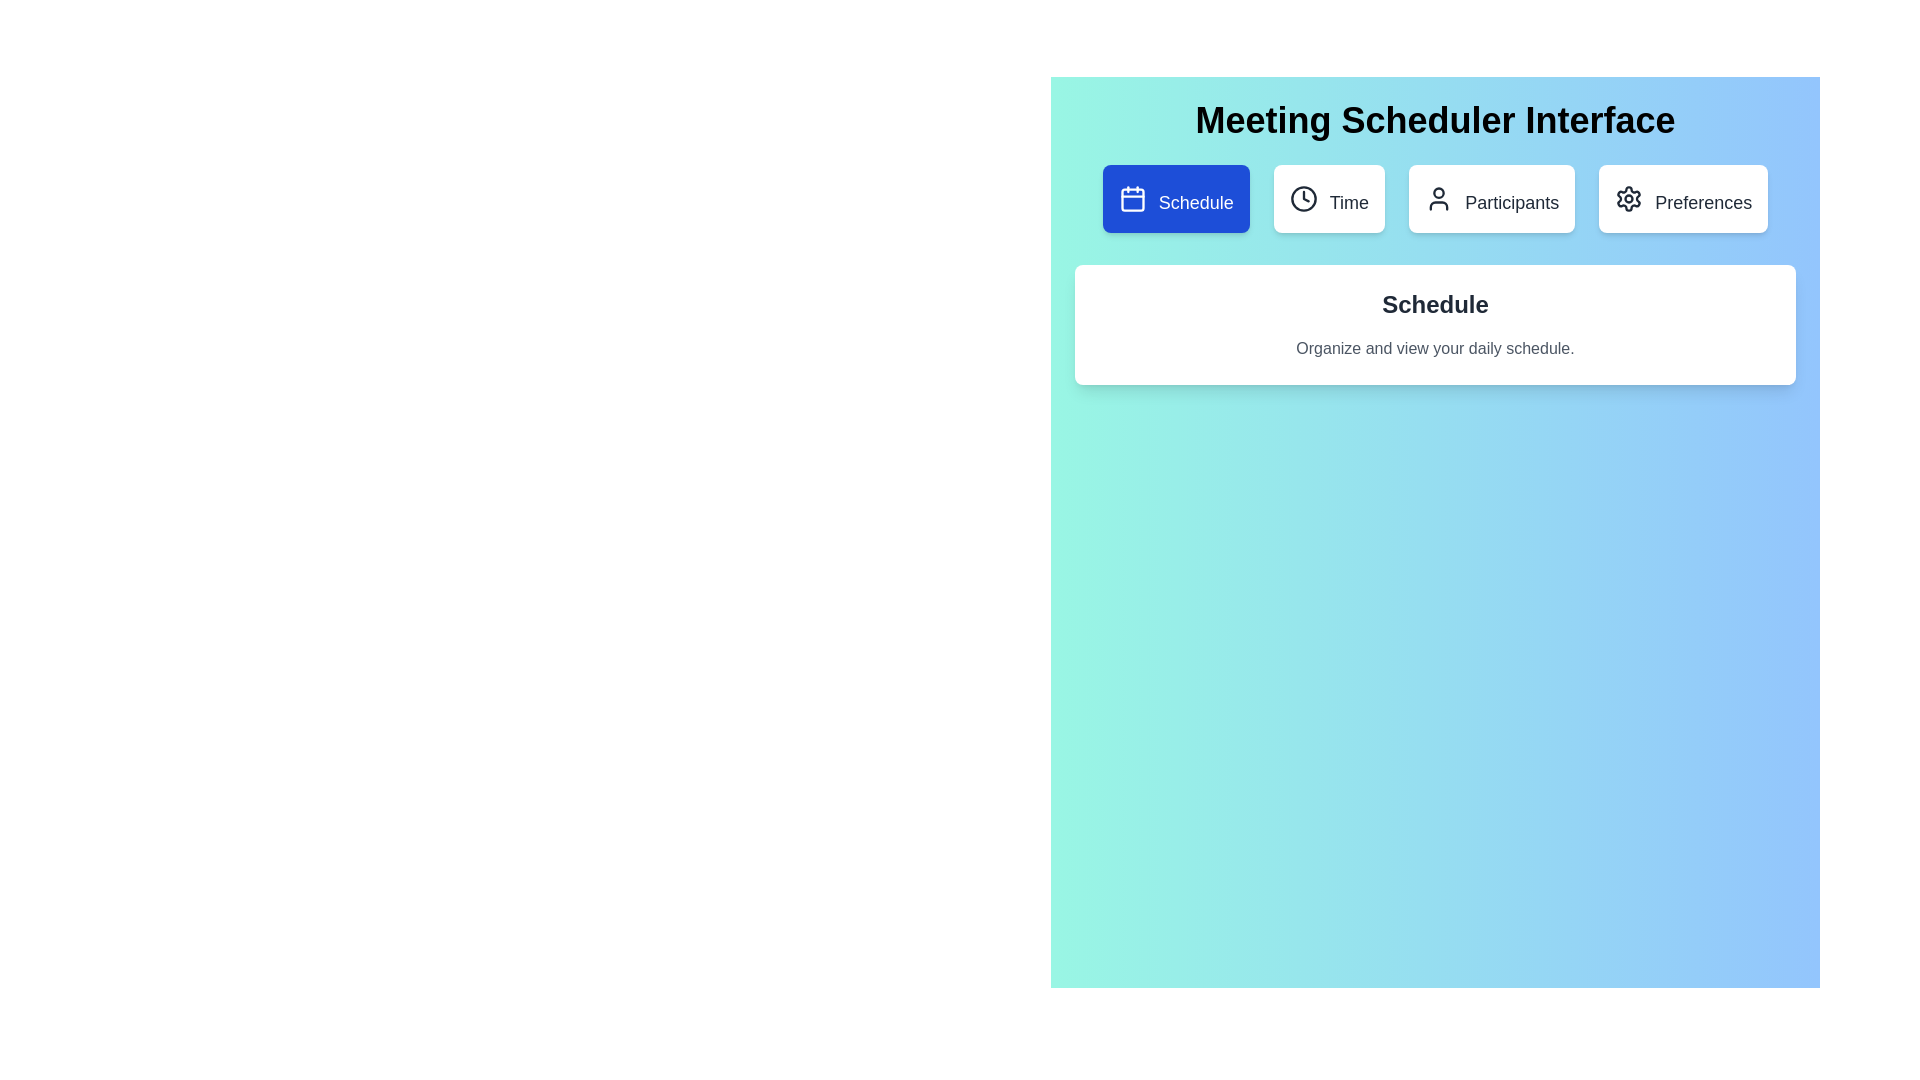 This screenshot has height=1080, width=1920. What do you see at coordinates (1303, 199) in the screenshot?
I see `the clock icon, which is a minimalist circular outline with clock hands, located within the 'Time' button, positioned between the 'Schedule' and 'Participants' buttons` at bounding box center [1303, 199].